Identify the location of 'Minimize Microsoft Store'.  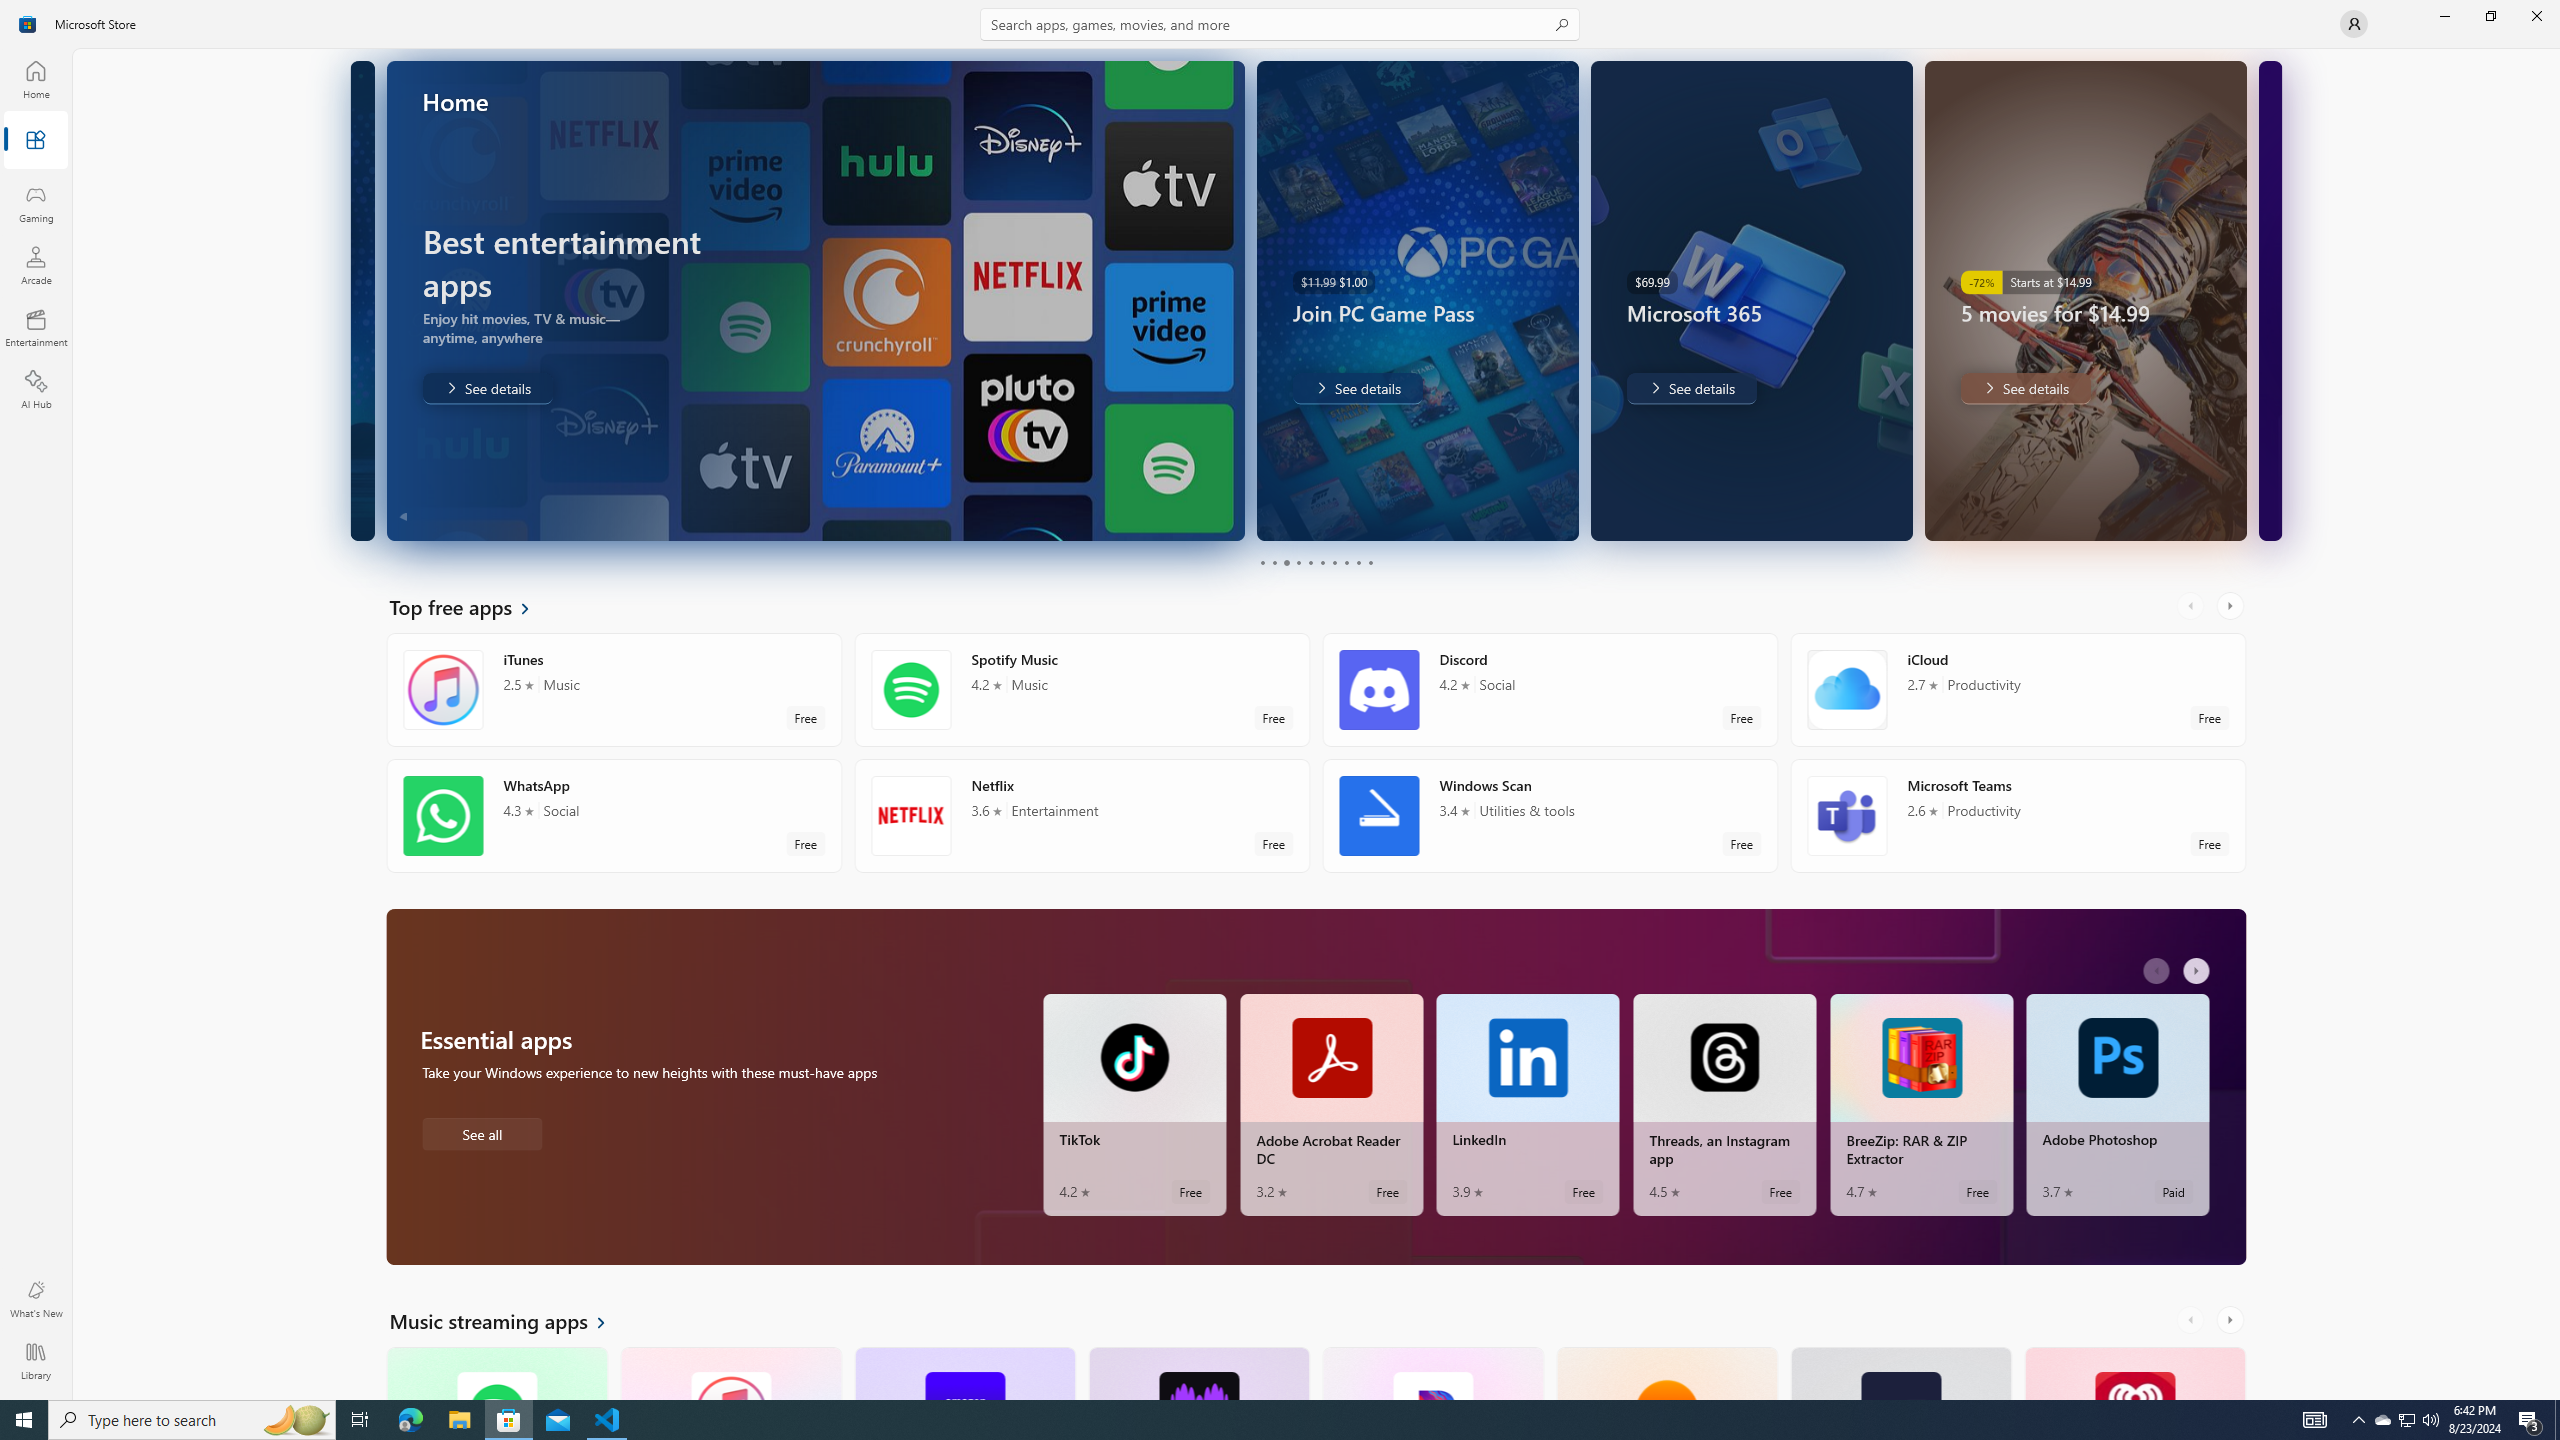
(2443, 15).